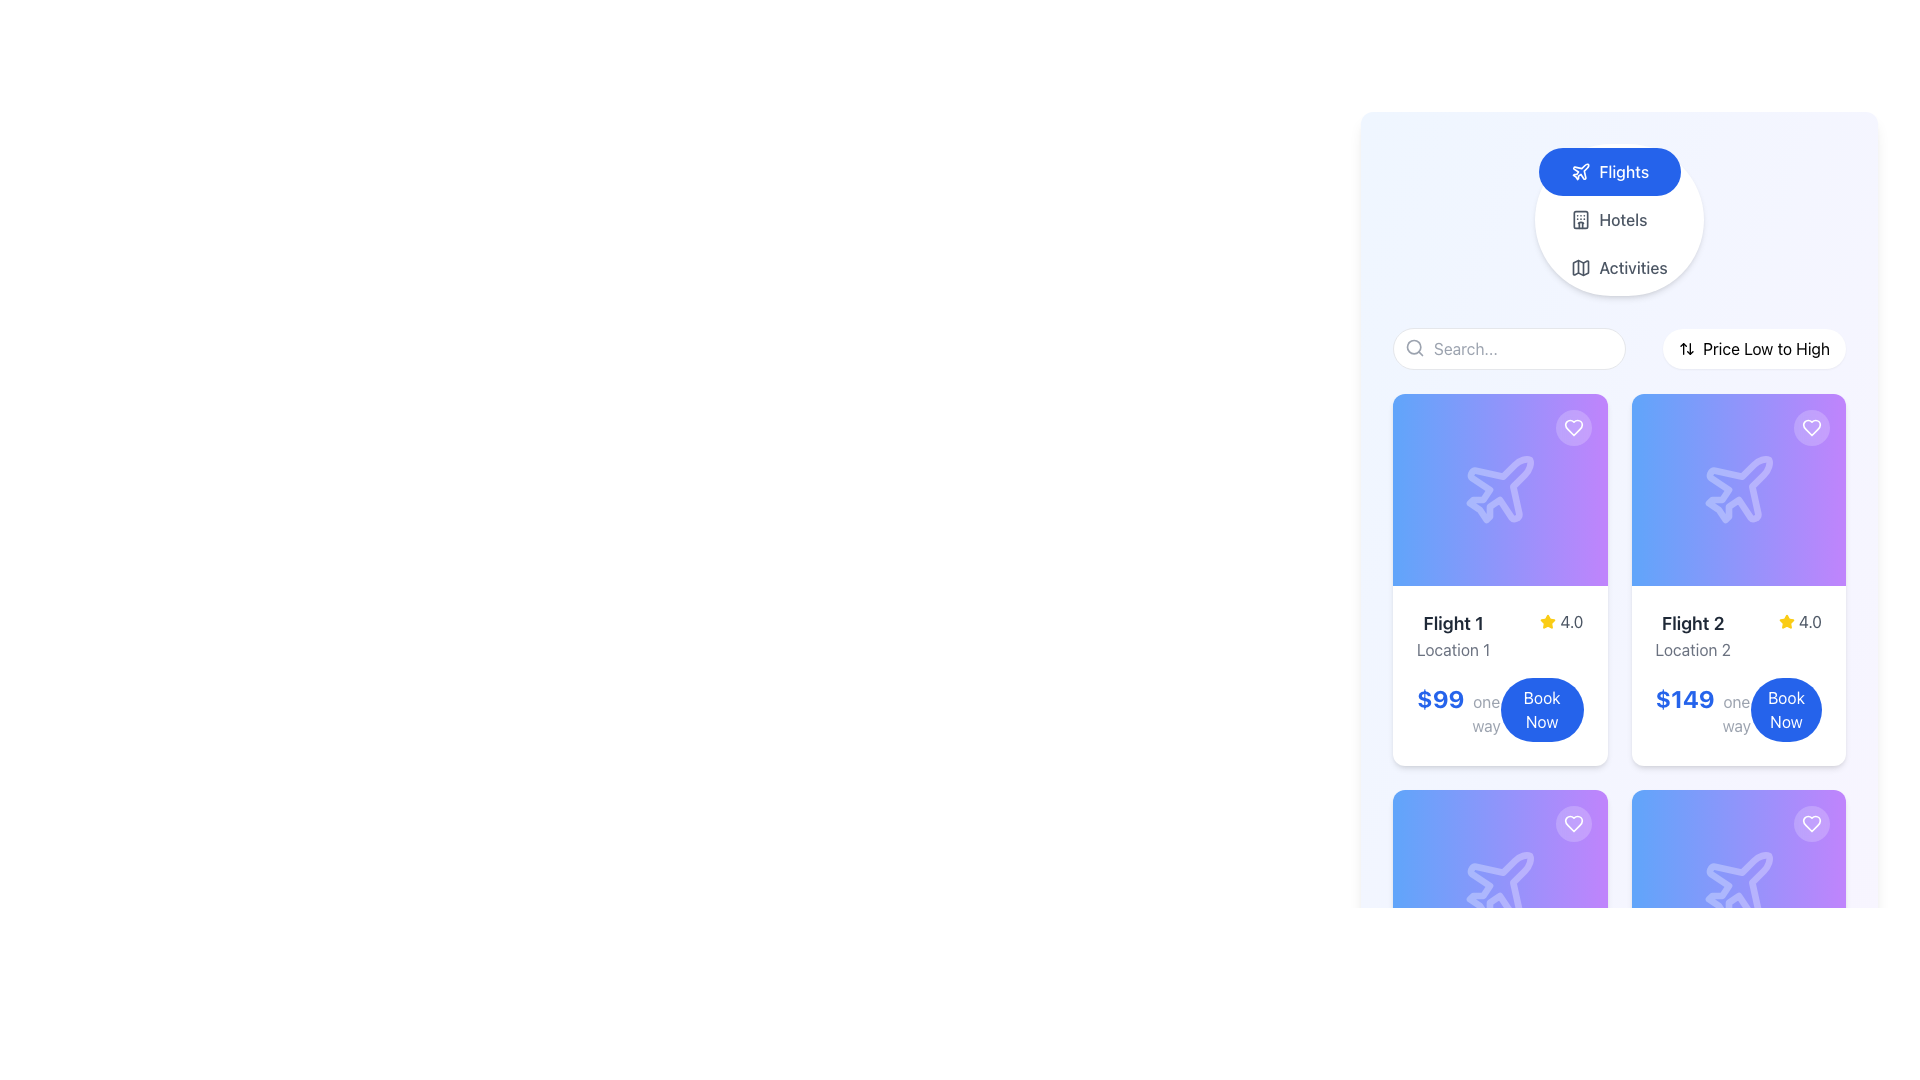  What do you see at coordinates (1500, 489) in the screenshot?
I see `the decorative icon associated with flight or travel, located in the upper left quadrant of the 'Flight 1' card` at bounding box center [1500, 489].